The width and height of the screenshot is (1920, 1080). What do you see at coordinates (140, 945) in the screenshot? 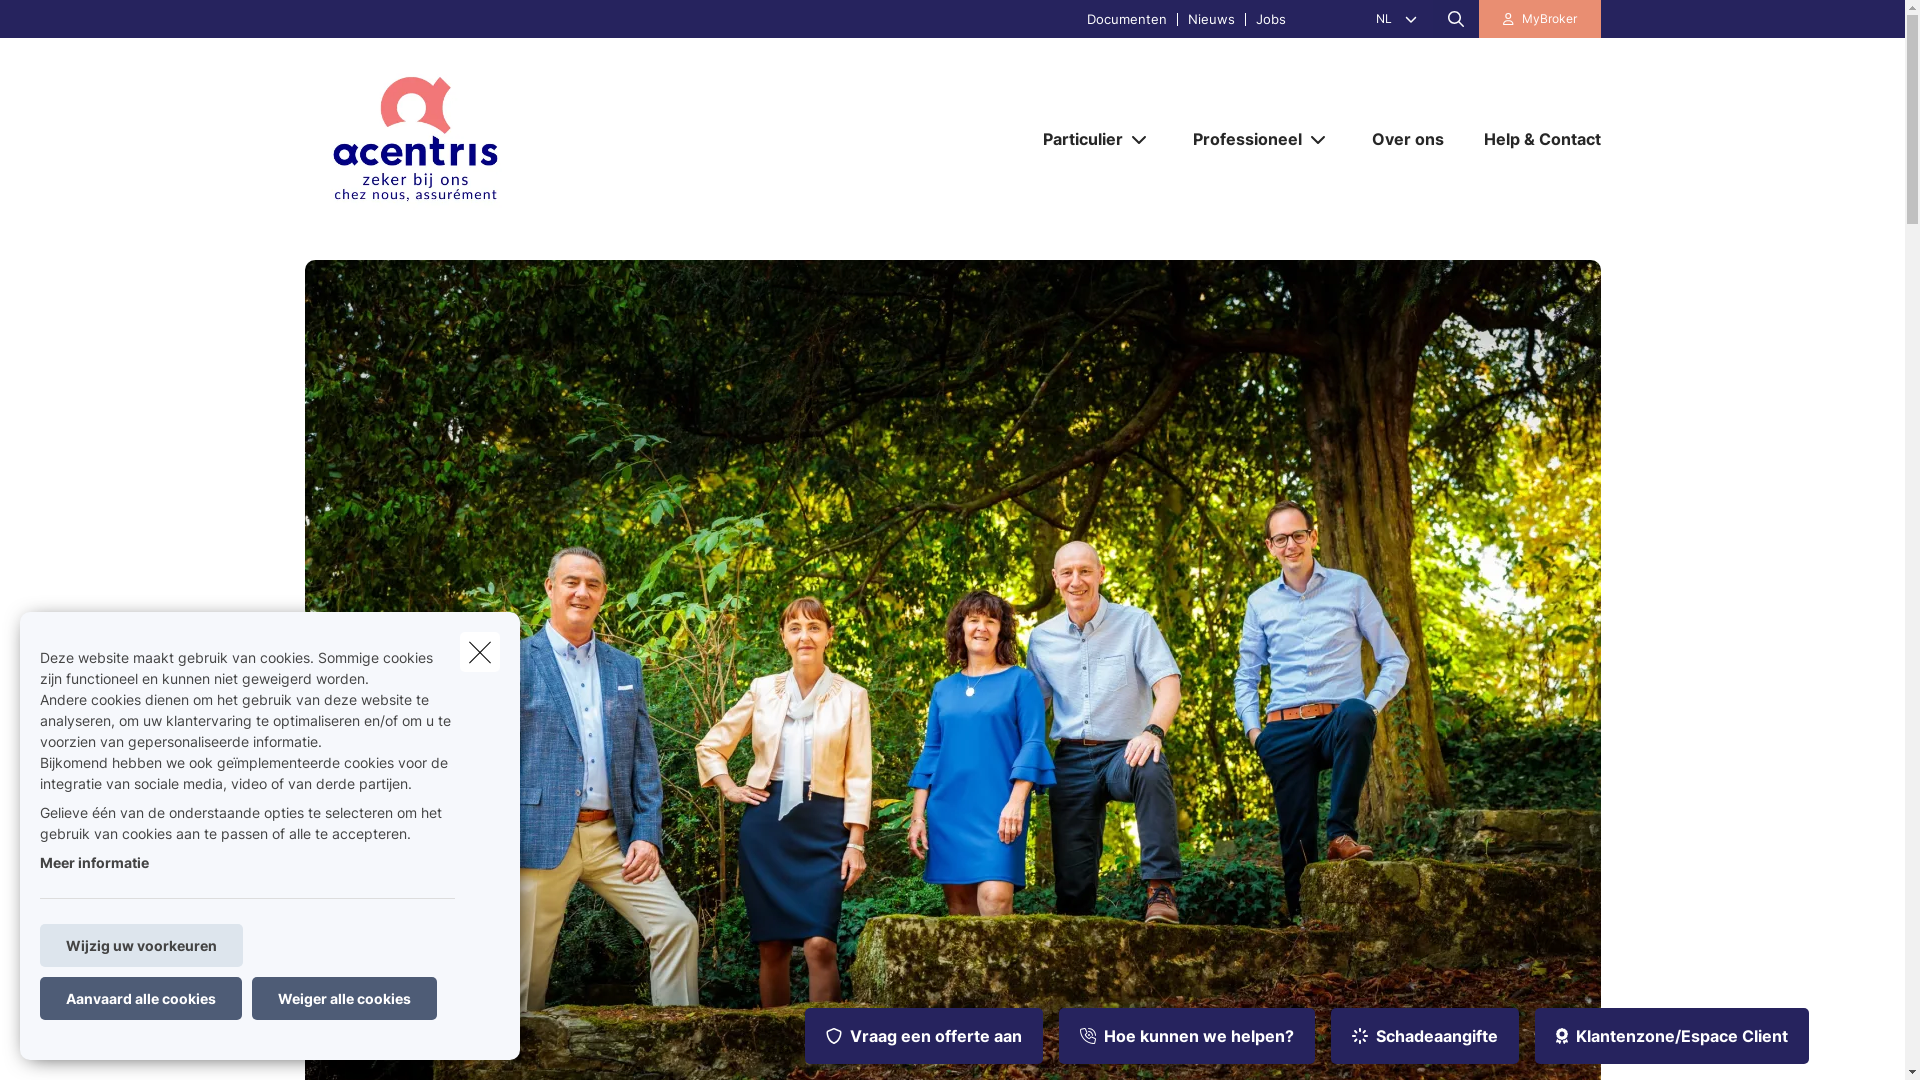
I see `'Wijzig uw voorkeuren'` at bounding box center [140, 945].